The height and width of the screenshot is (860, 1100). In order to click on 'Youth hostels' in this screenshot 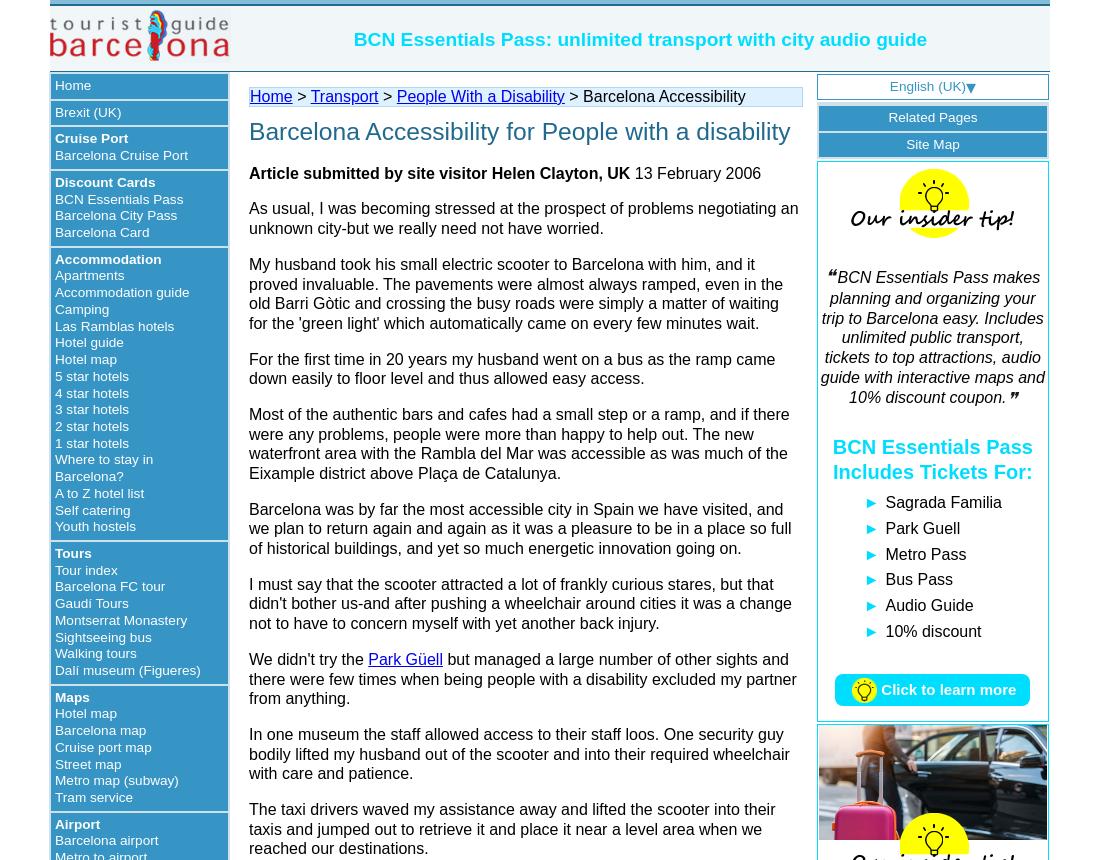, I will do `click(54, 525)`.